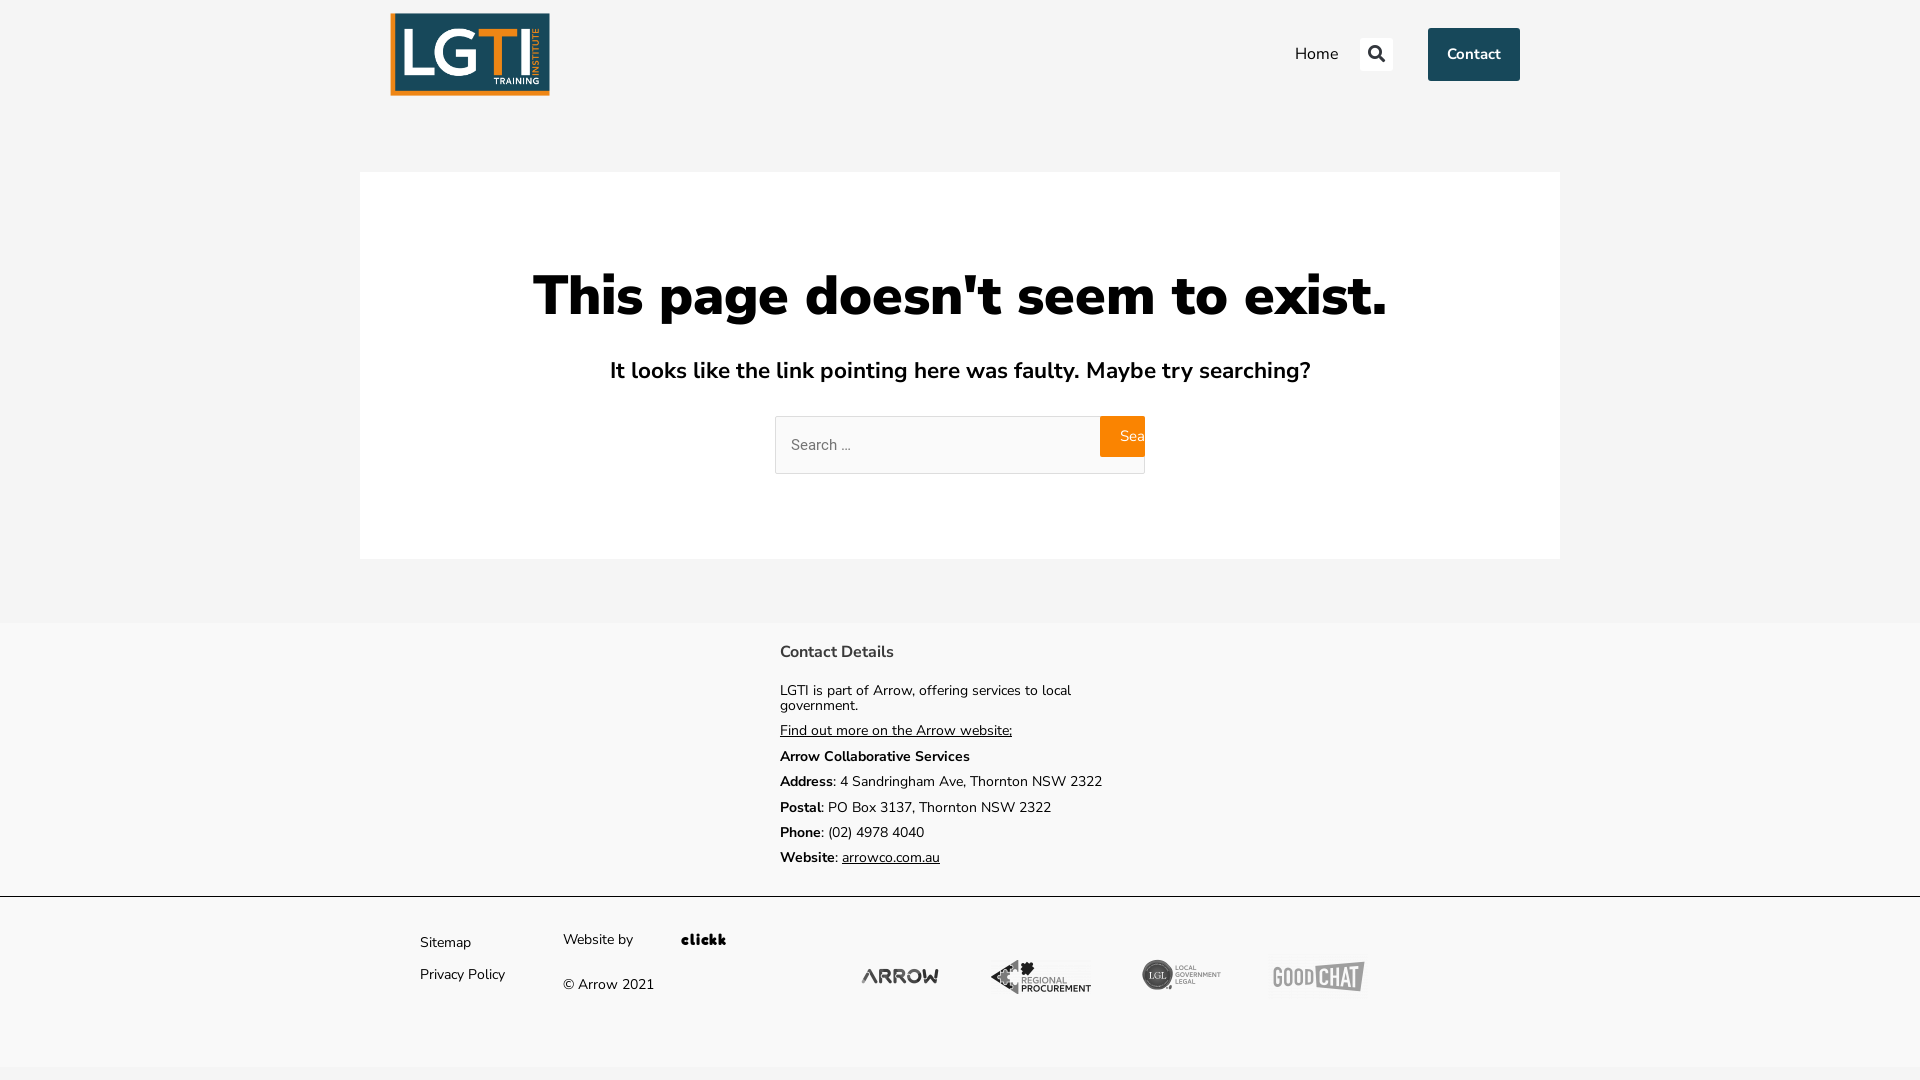  Describe the element at coordinates (444, 942) in the screenshot. I see `'Sitemap'` at that location.